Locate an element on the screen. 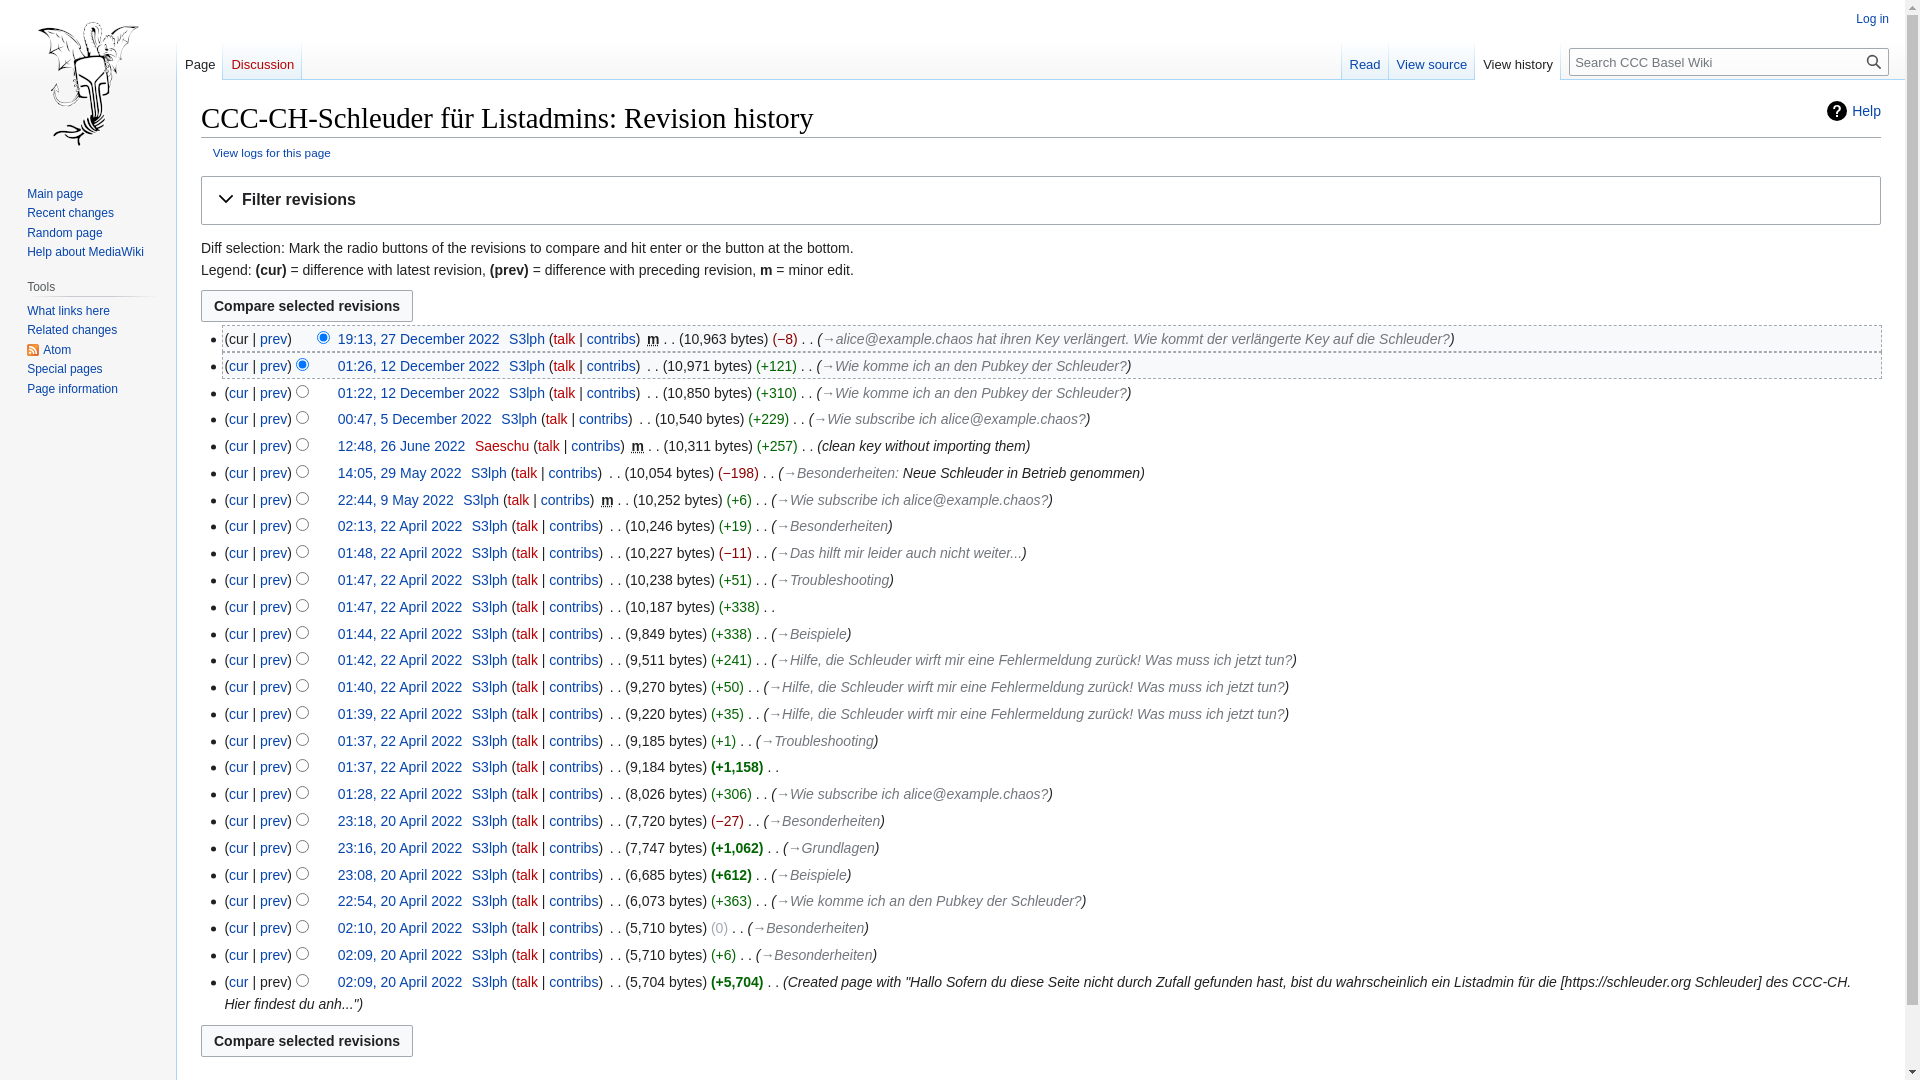 Image resolution: width=1920 pixels, height=1080 pixels. 'Random page' is located at coordinates (64, 231).